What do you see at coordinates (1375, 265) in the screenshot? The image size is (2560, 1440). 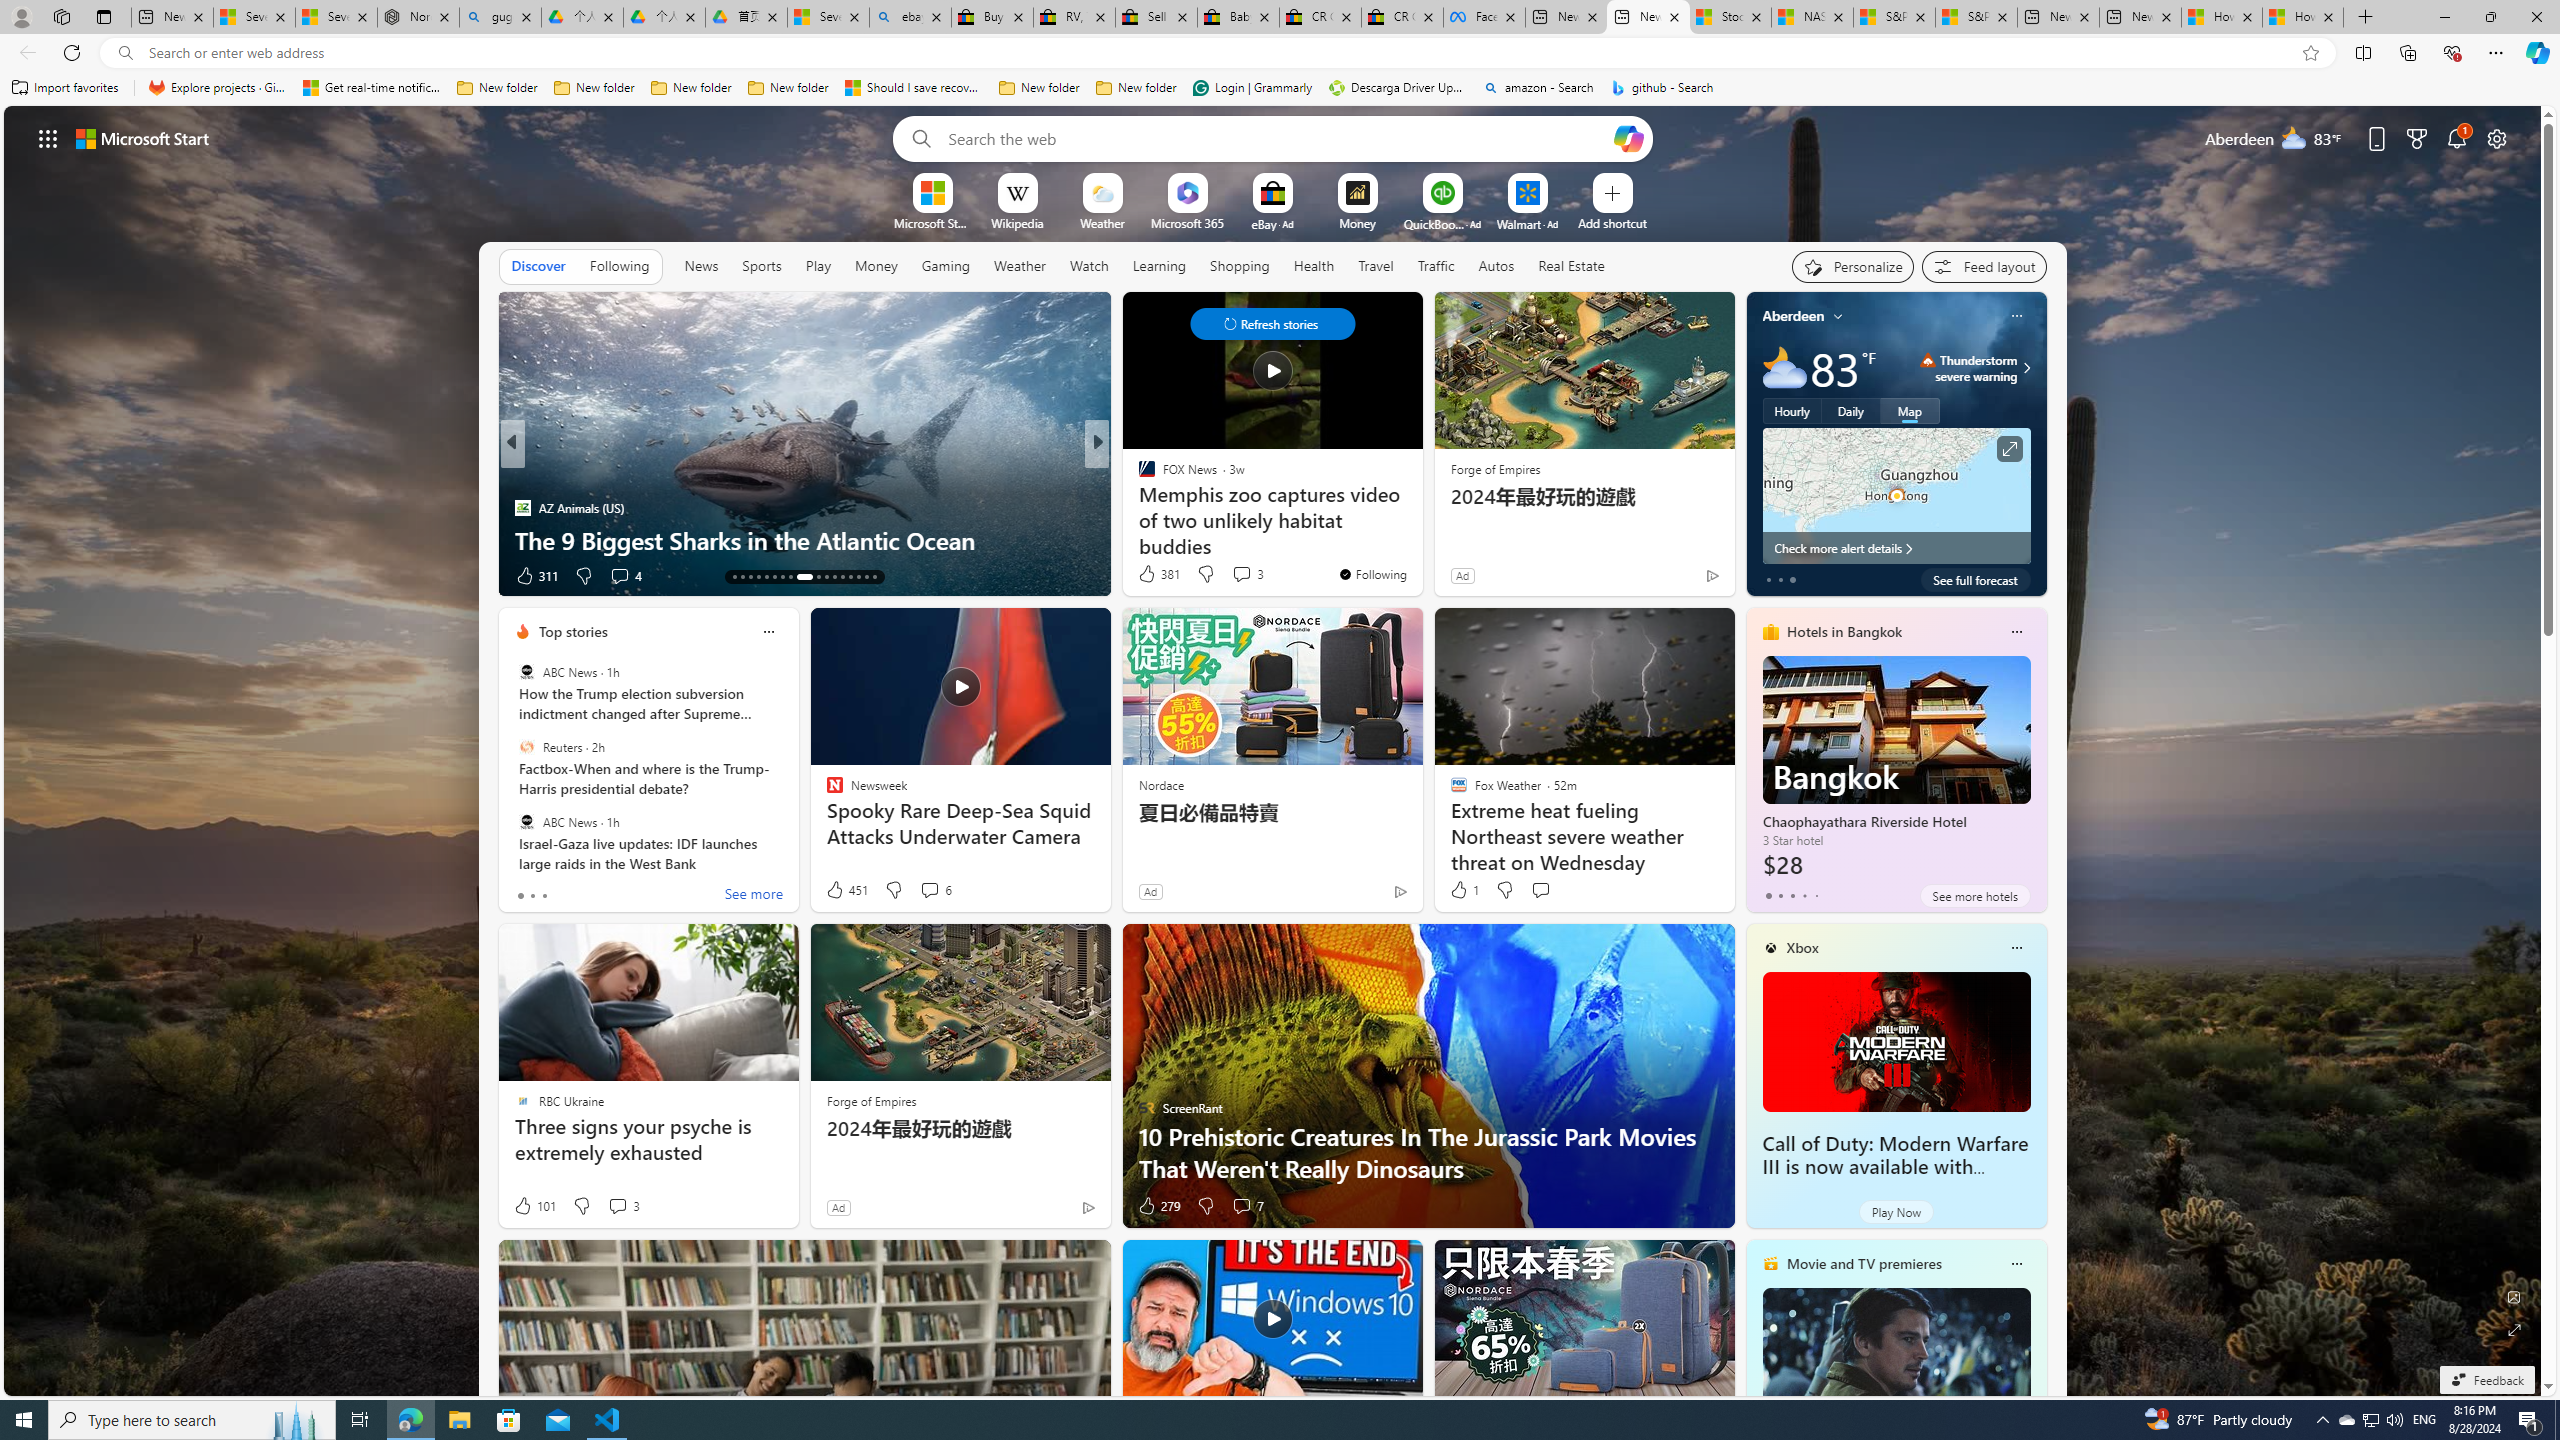 I see `'Travel'` at bounding box center [1375, 265].